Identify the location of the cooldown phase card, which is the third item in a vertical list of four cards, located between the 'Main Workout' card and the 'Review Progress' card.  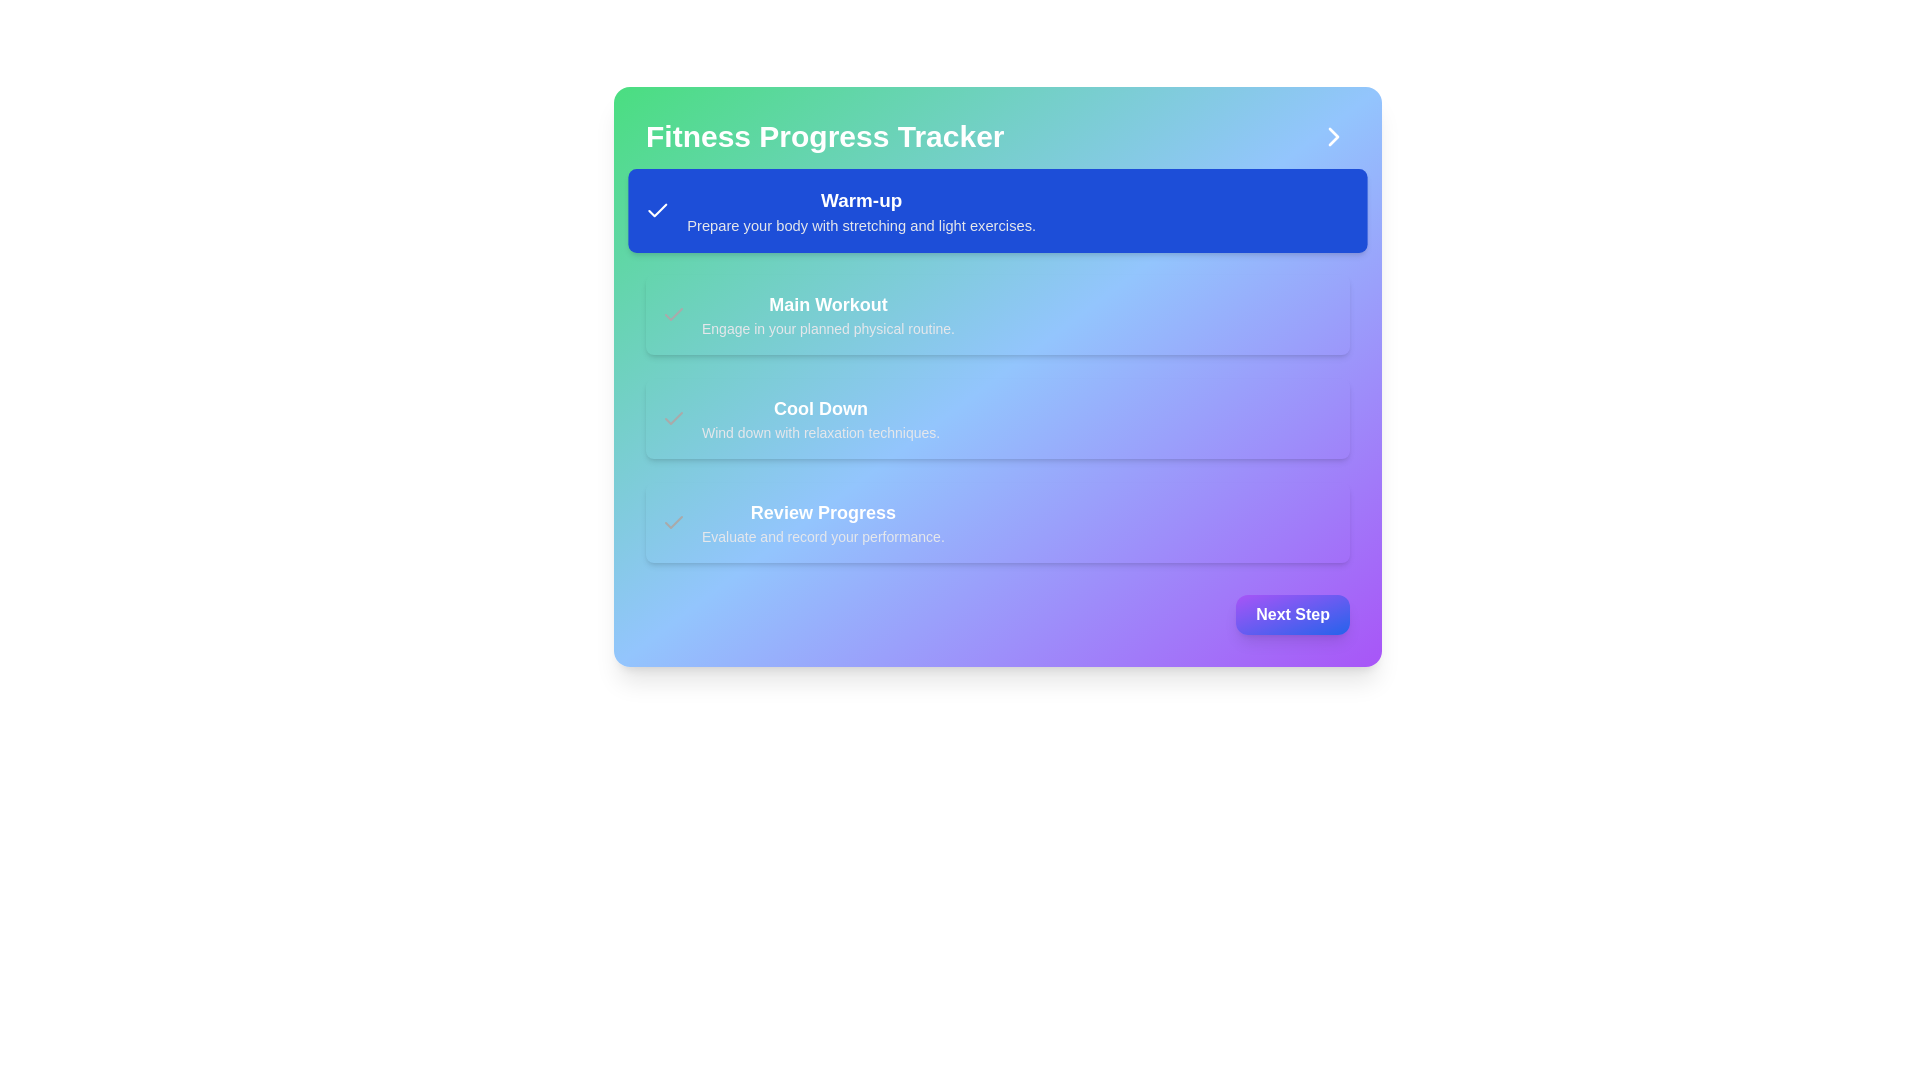
(998, 418).